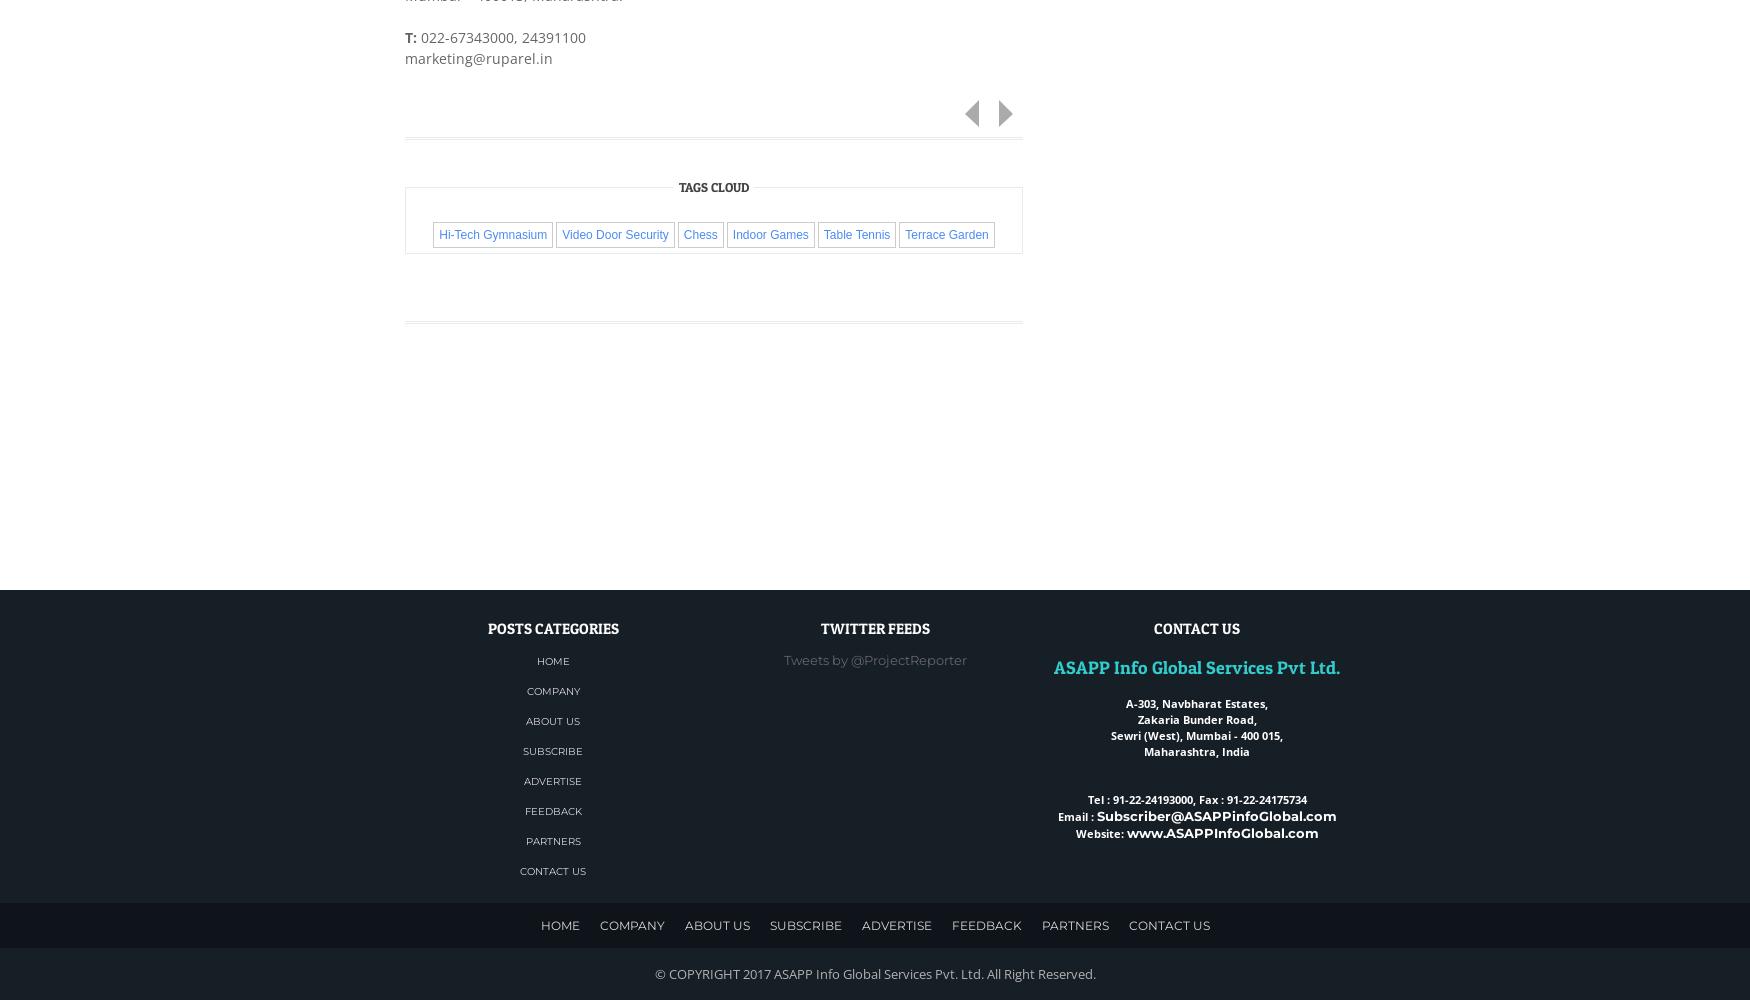 The image size is (1750, 1000). I want to click on 'Advertise', so click(552, 781).